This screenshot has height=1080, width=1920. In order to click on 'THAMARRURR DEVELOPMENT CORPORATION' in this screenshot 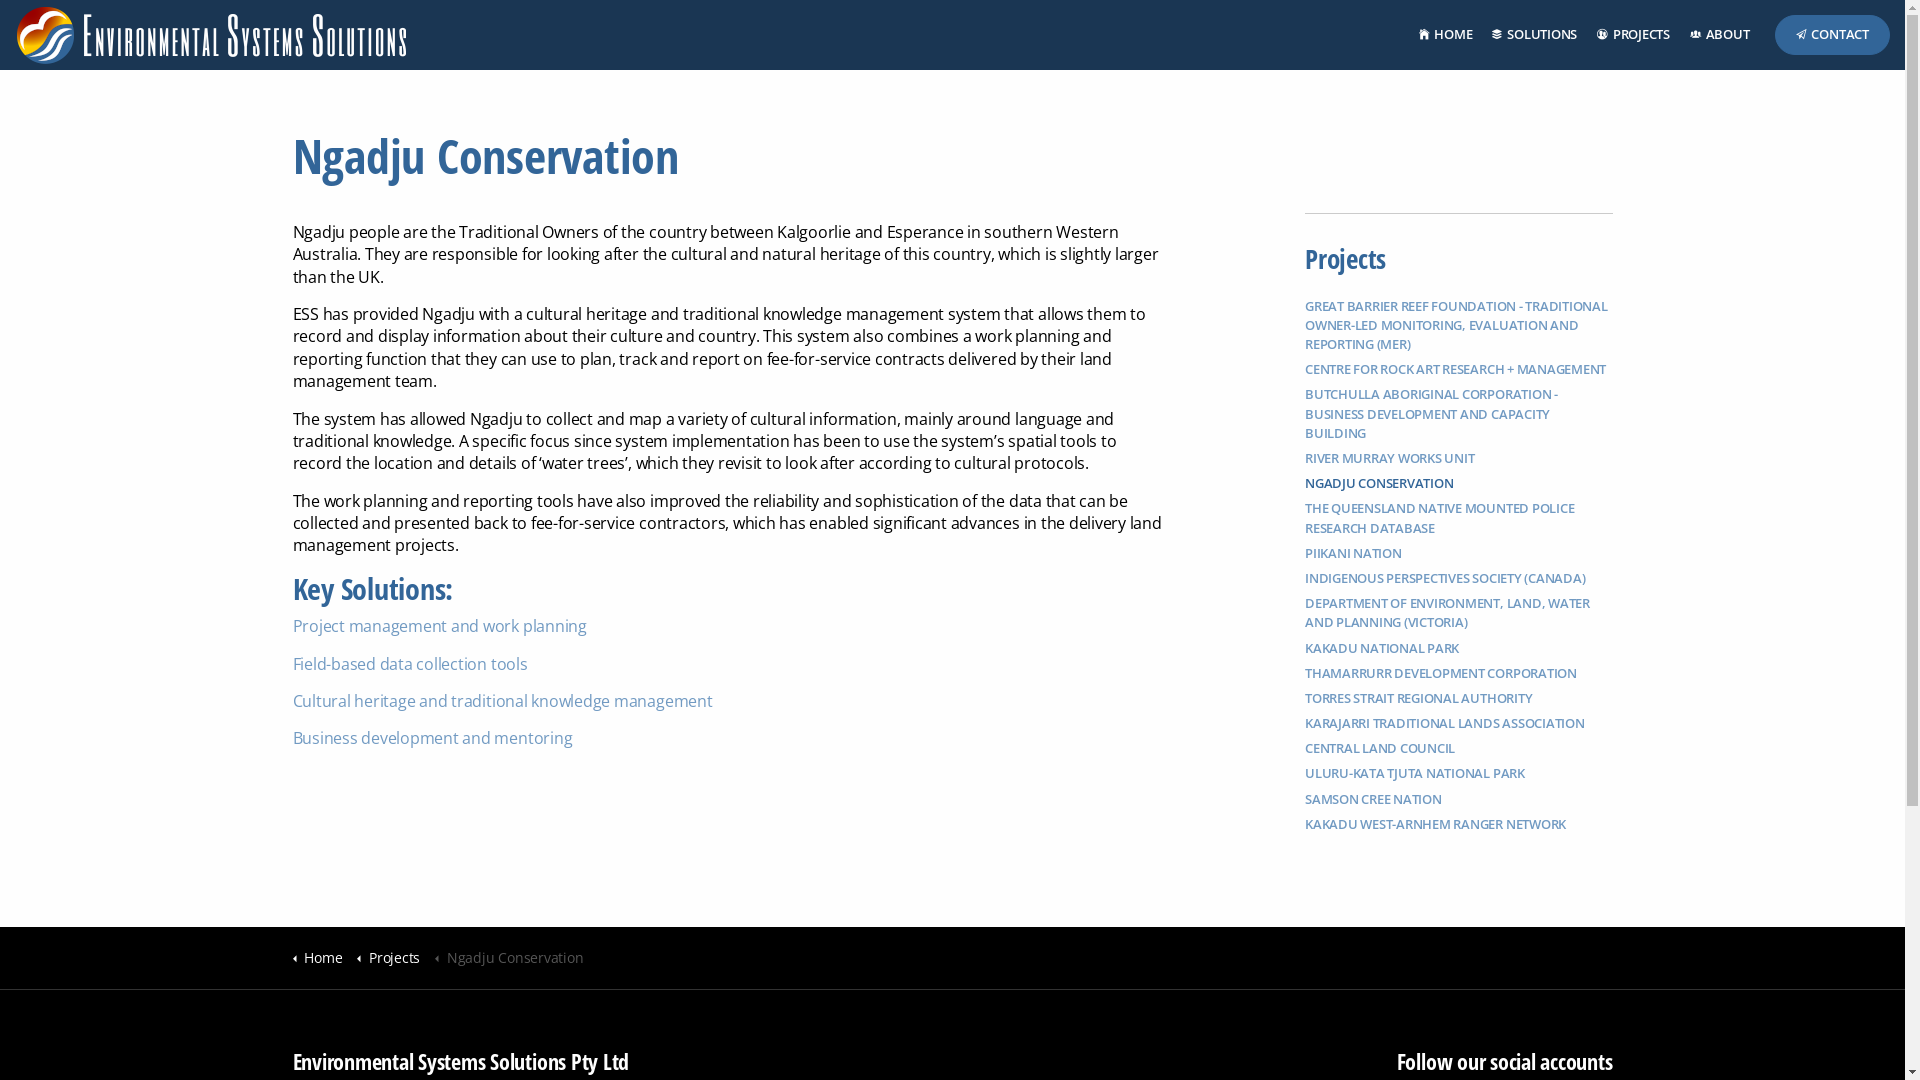, I will do `click(1459, 673)`.